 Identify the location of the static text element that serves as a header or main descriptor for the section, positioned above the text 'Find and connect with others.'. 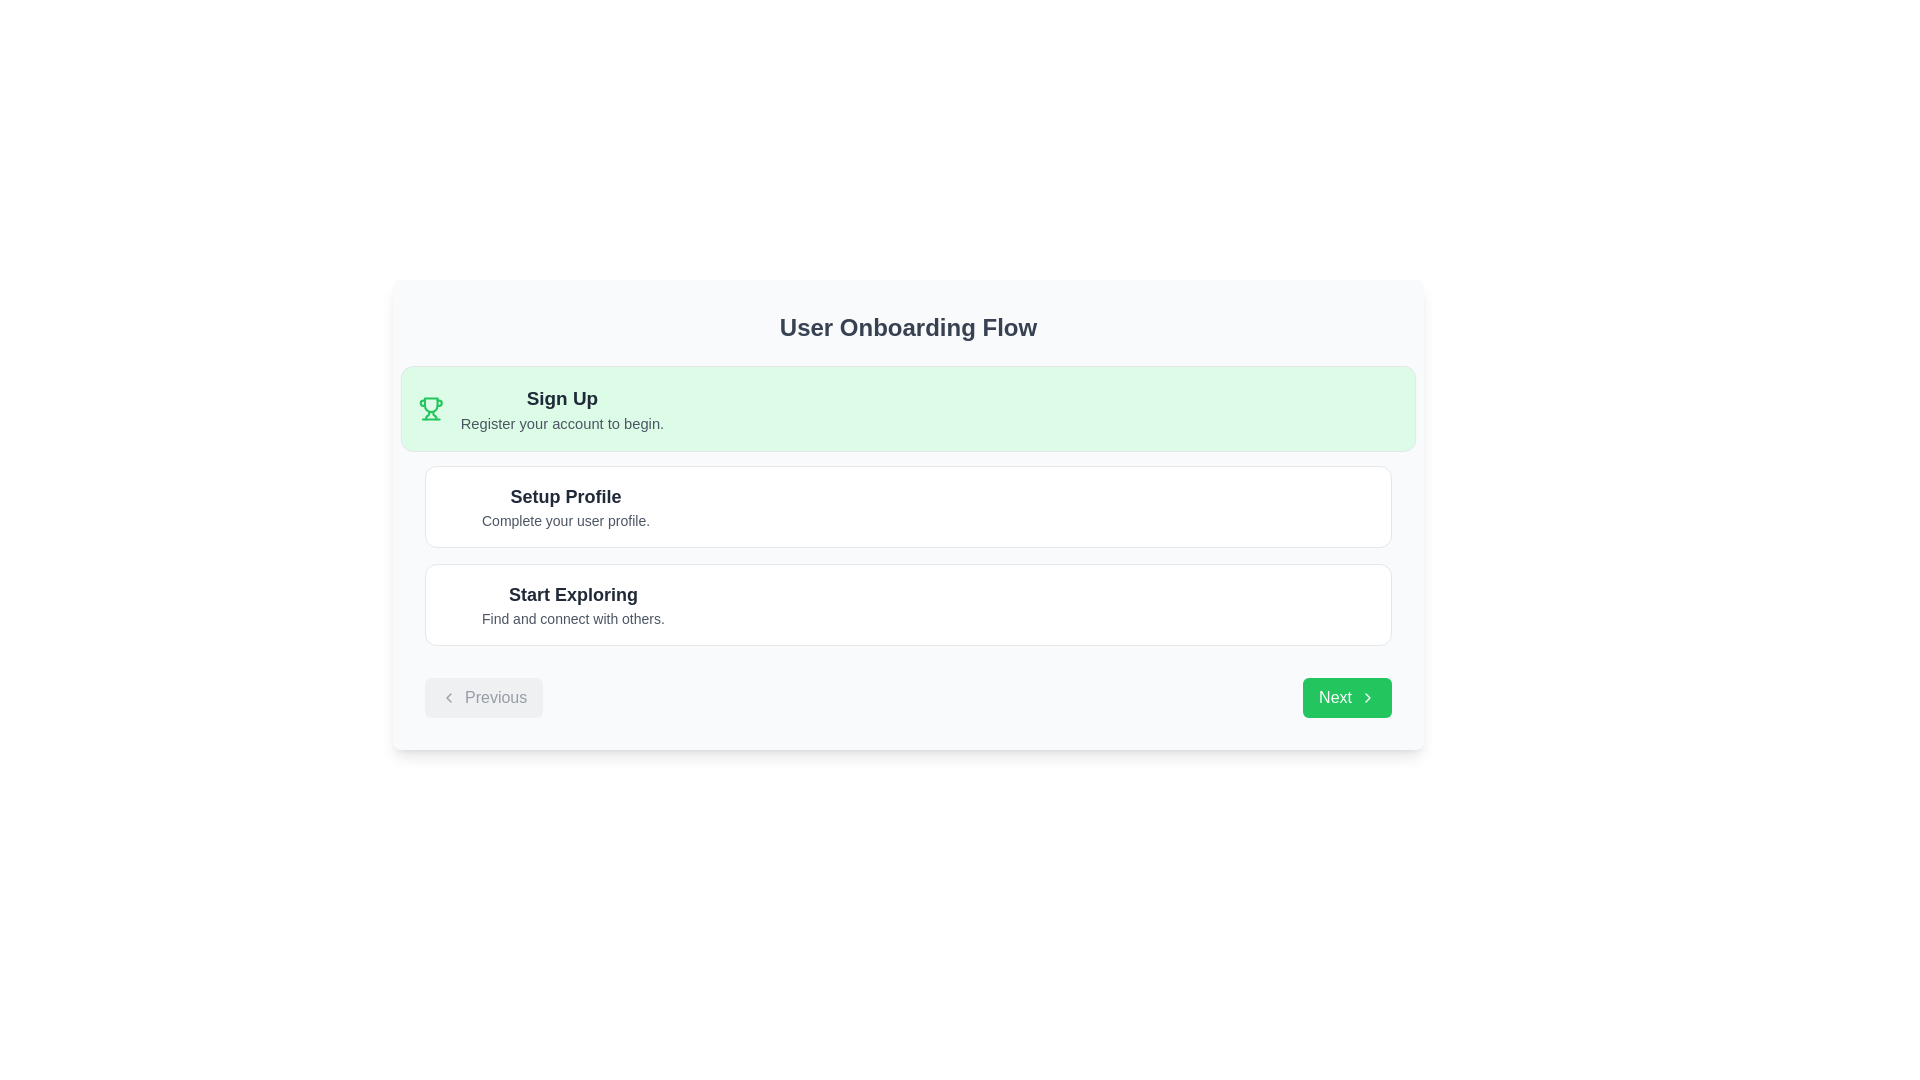
(572, 593).